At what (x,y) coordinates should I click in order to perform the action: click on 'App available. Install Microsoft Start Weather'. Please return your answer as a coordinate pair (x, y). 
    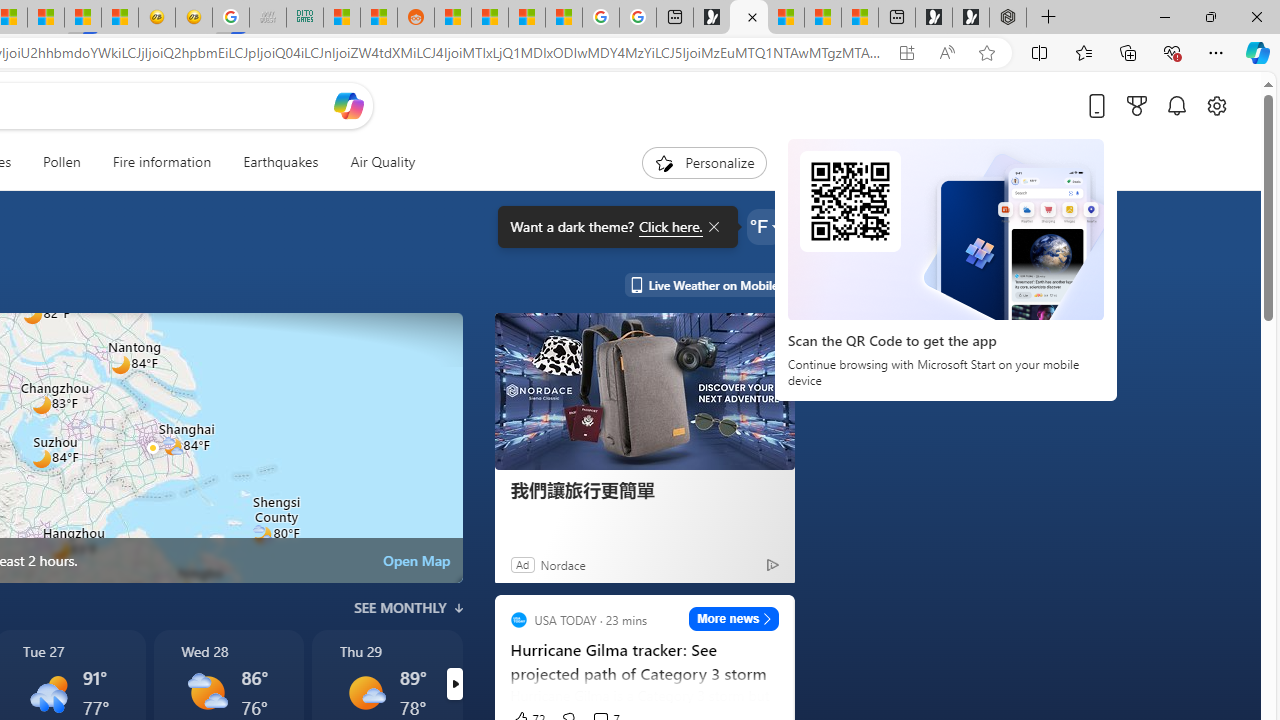
    Looking at the image, I should click on (905, 52).